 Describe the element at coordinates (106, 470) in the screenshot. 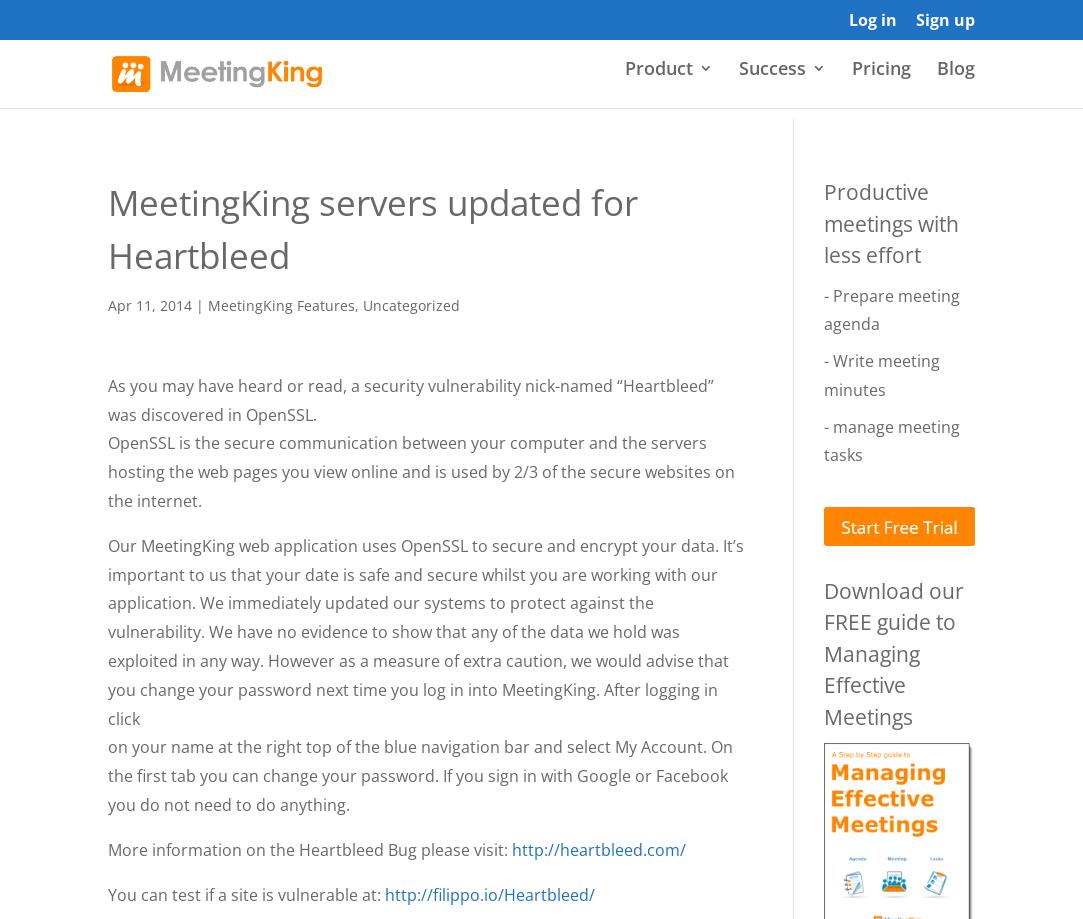

I see `'OpenSSL is the secure communication between your computer and the servers hosting the web pages you view online and is used by 2/3 of the secure websites on the internet.'` at that location.